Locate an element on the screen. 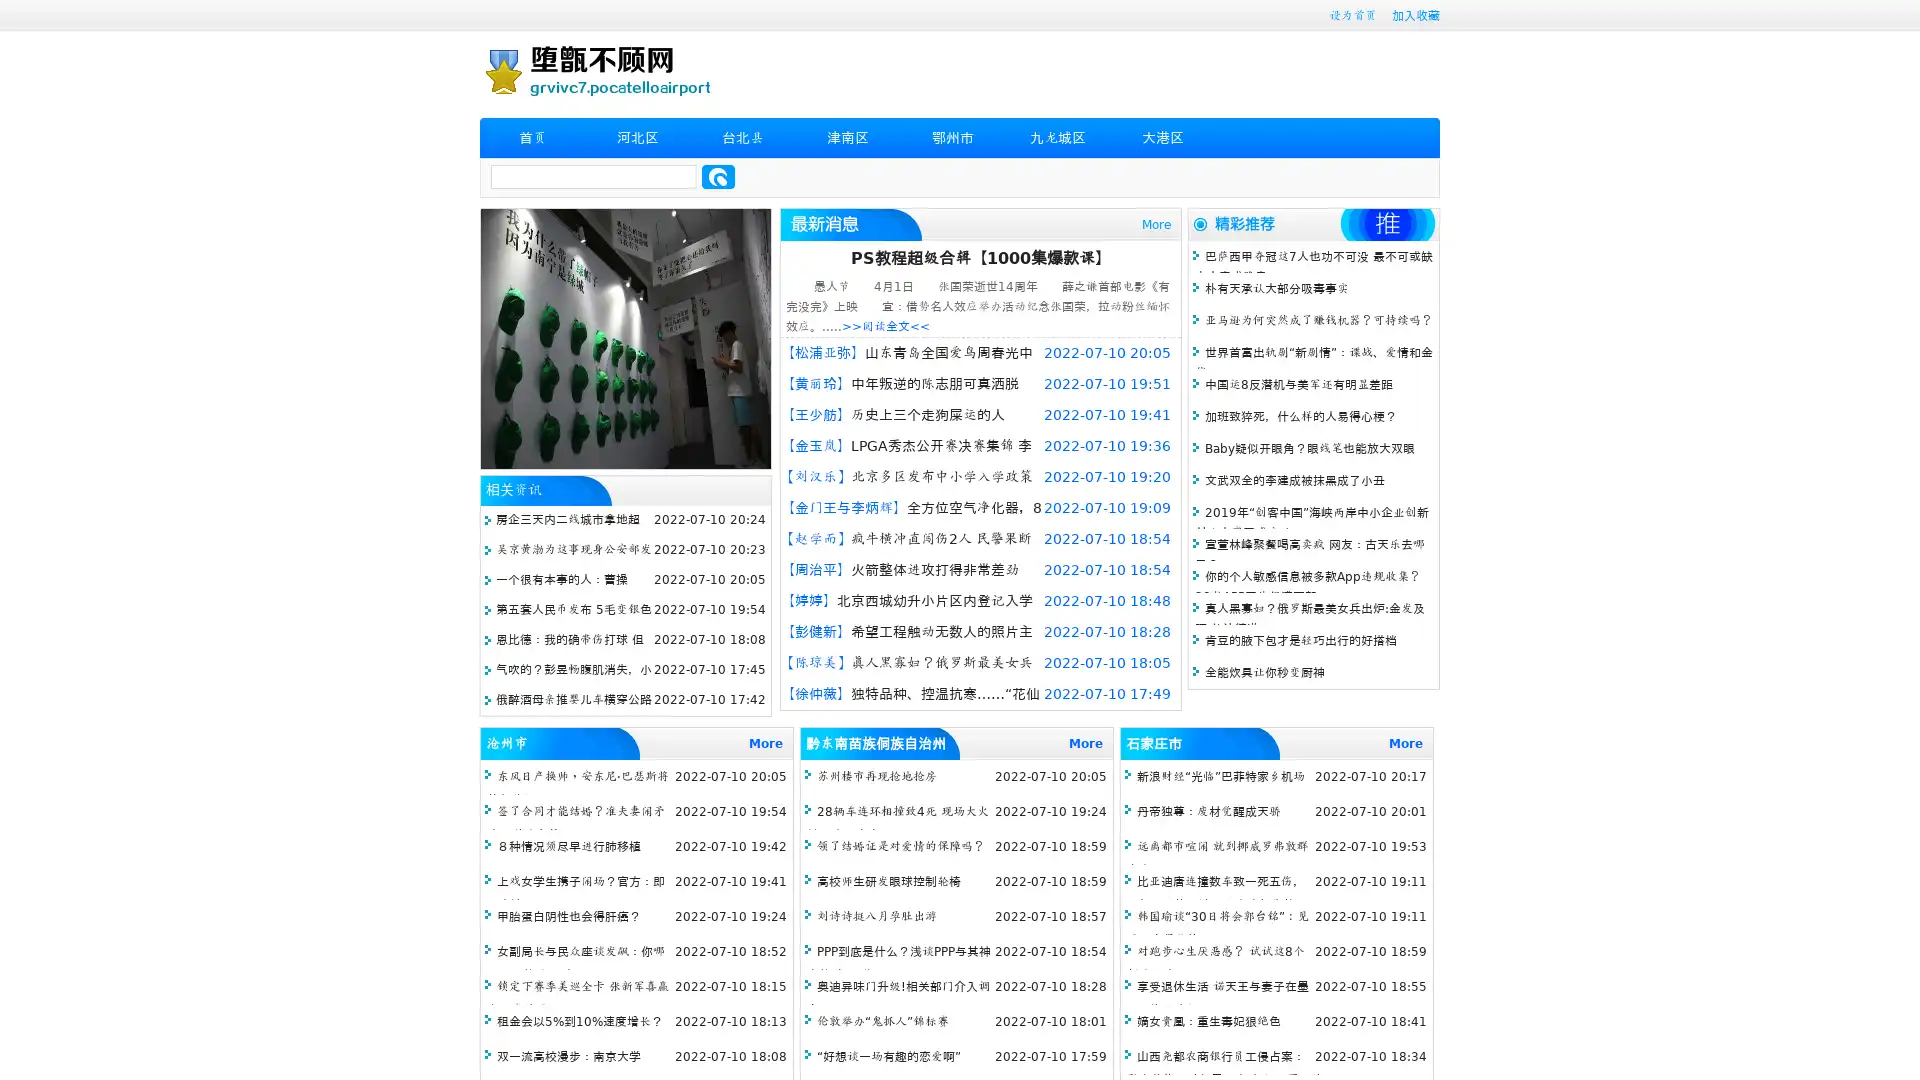 Image resolution: width=1920 pixels, height=1080 pixels. Search is located at coordinates (718, 176).